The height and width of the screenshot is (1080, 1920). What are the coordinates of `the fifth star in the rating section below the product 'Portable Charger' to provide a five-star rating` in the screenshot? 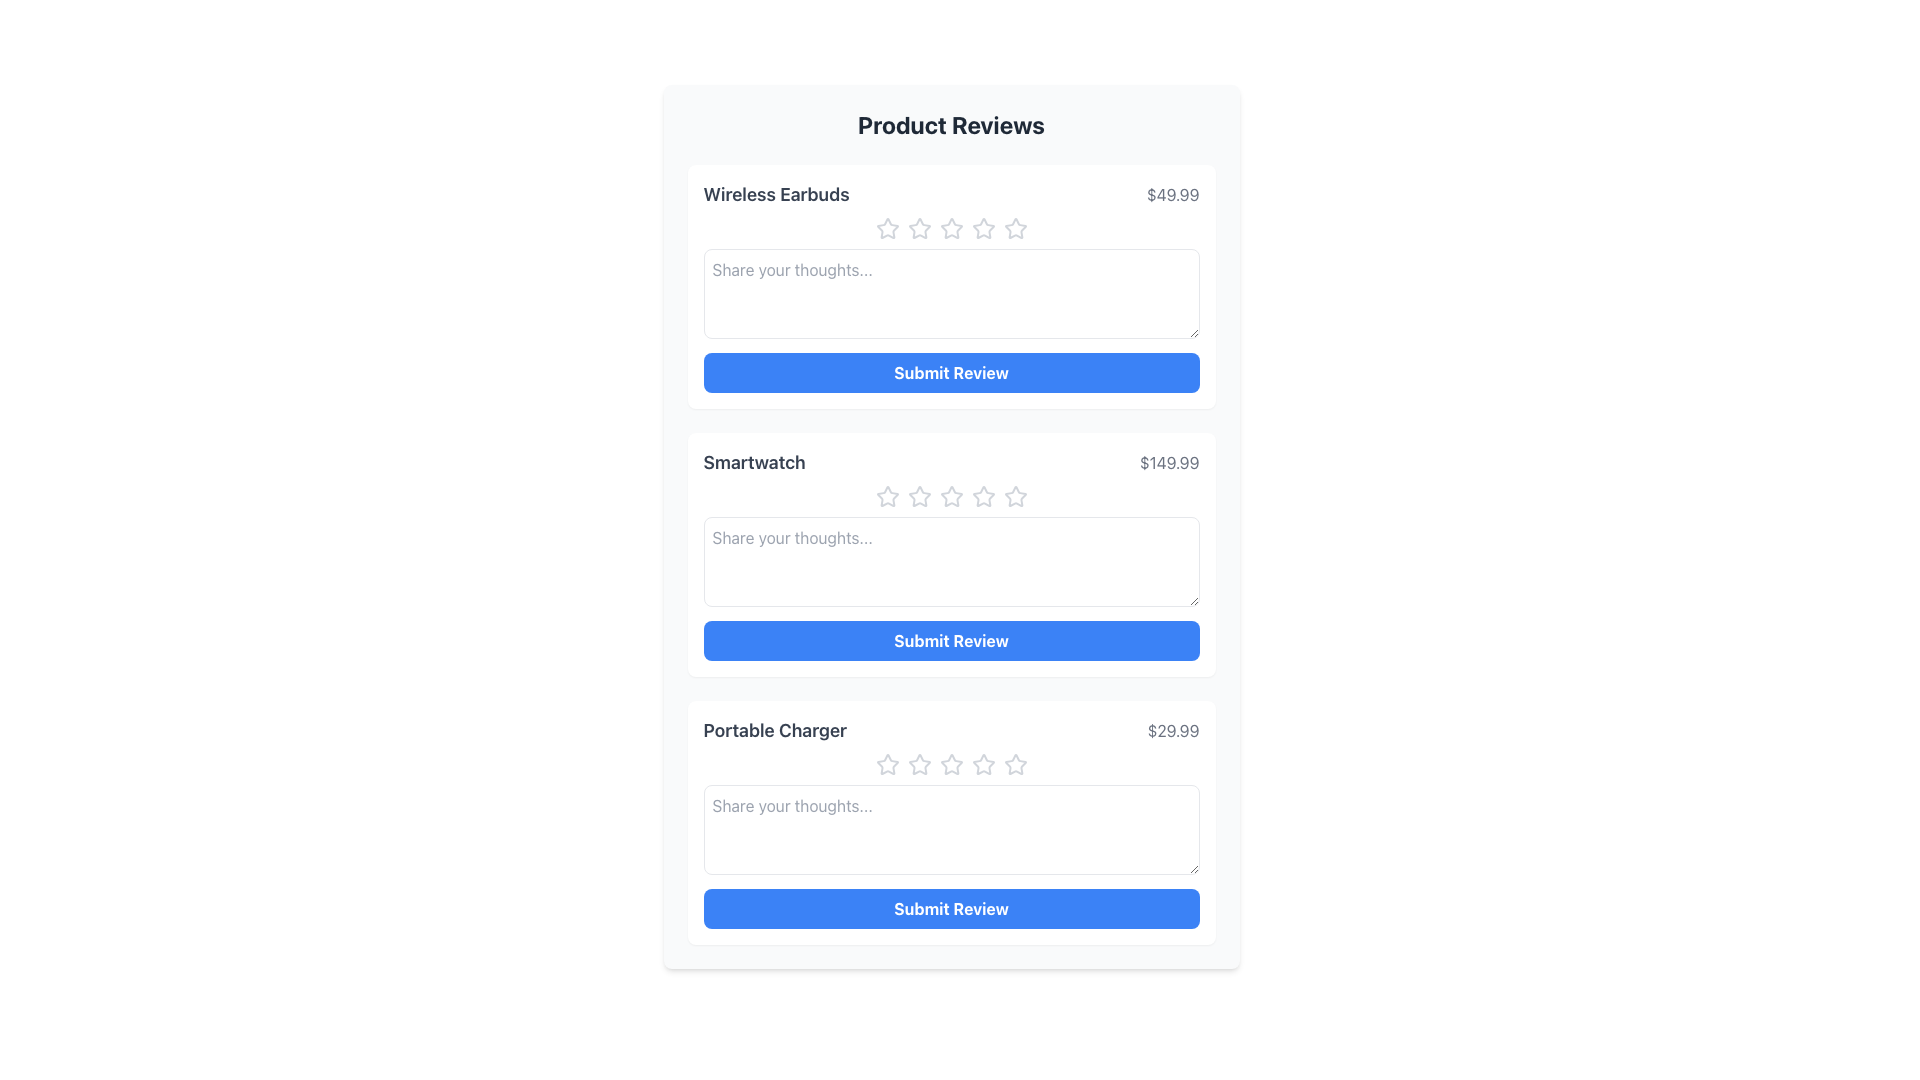 It's located at (1015, 764).